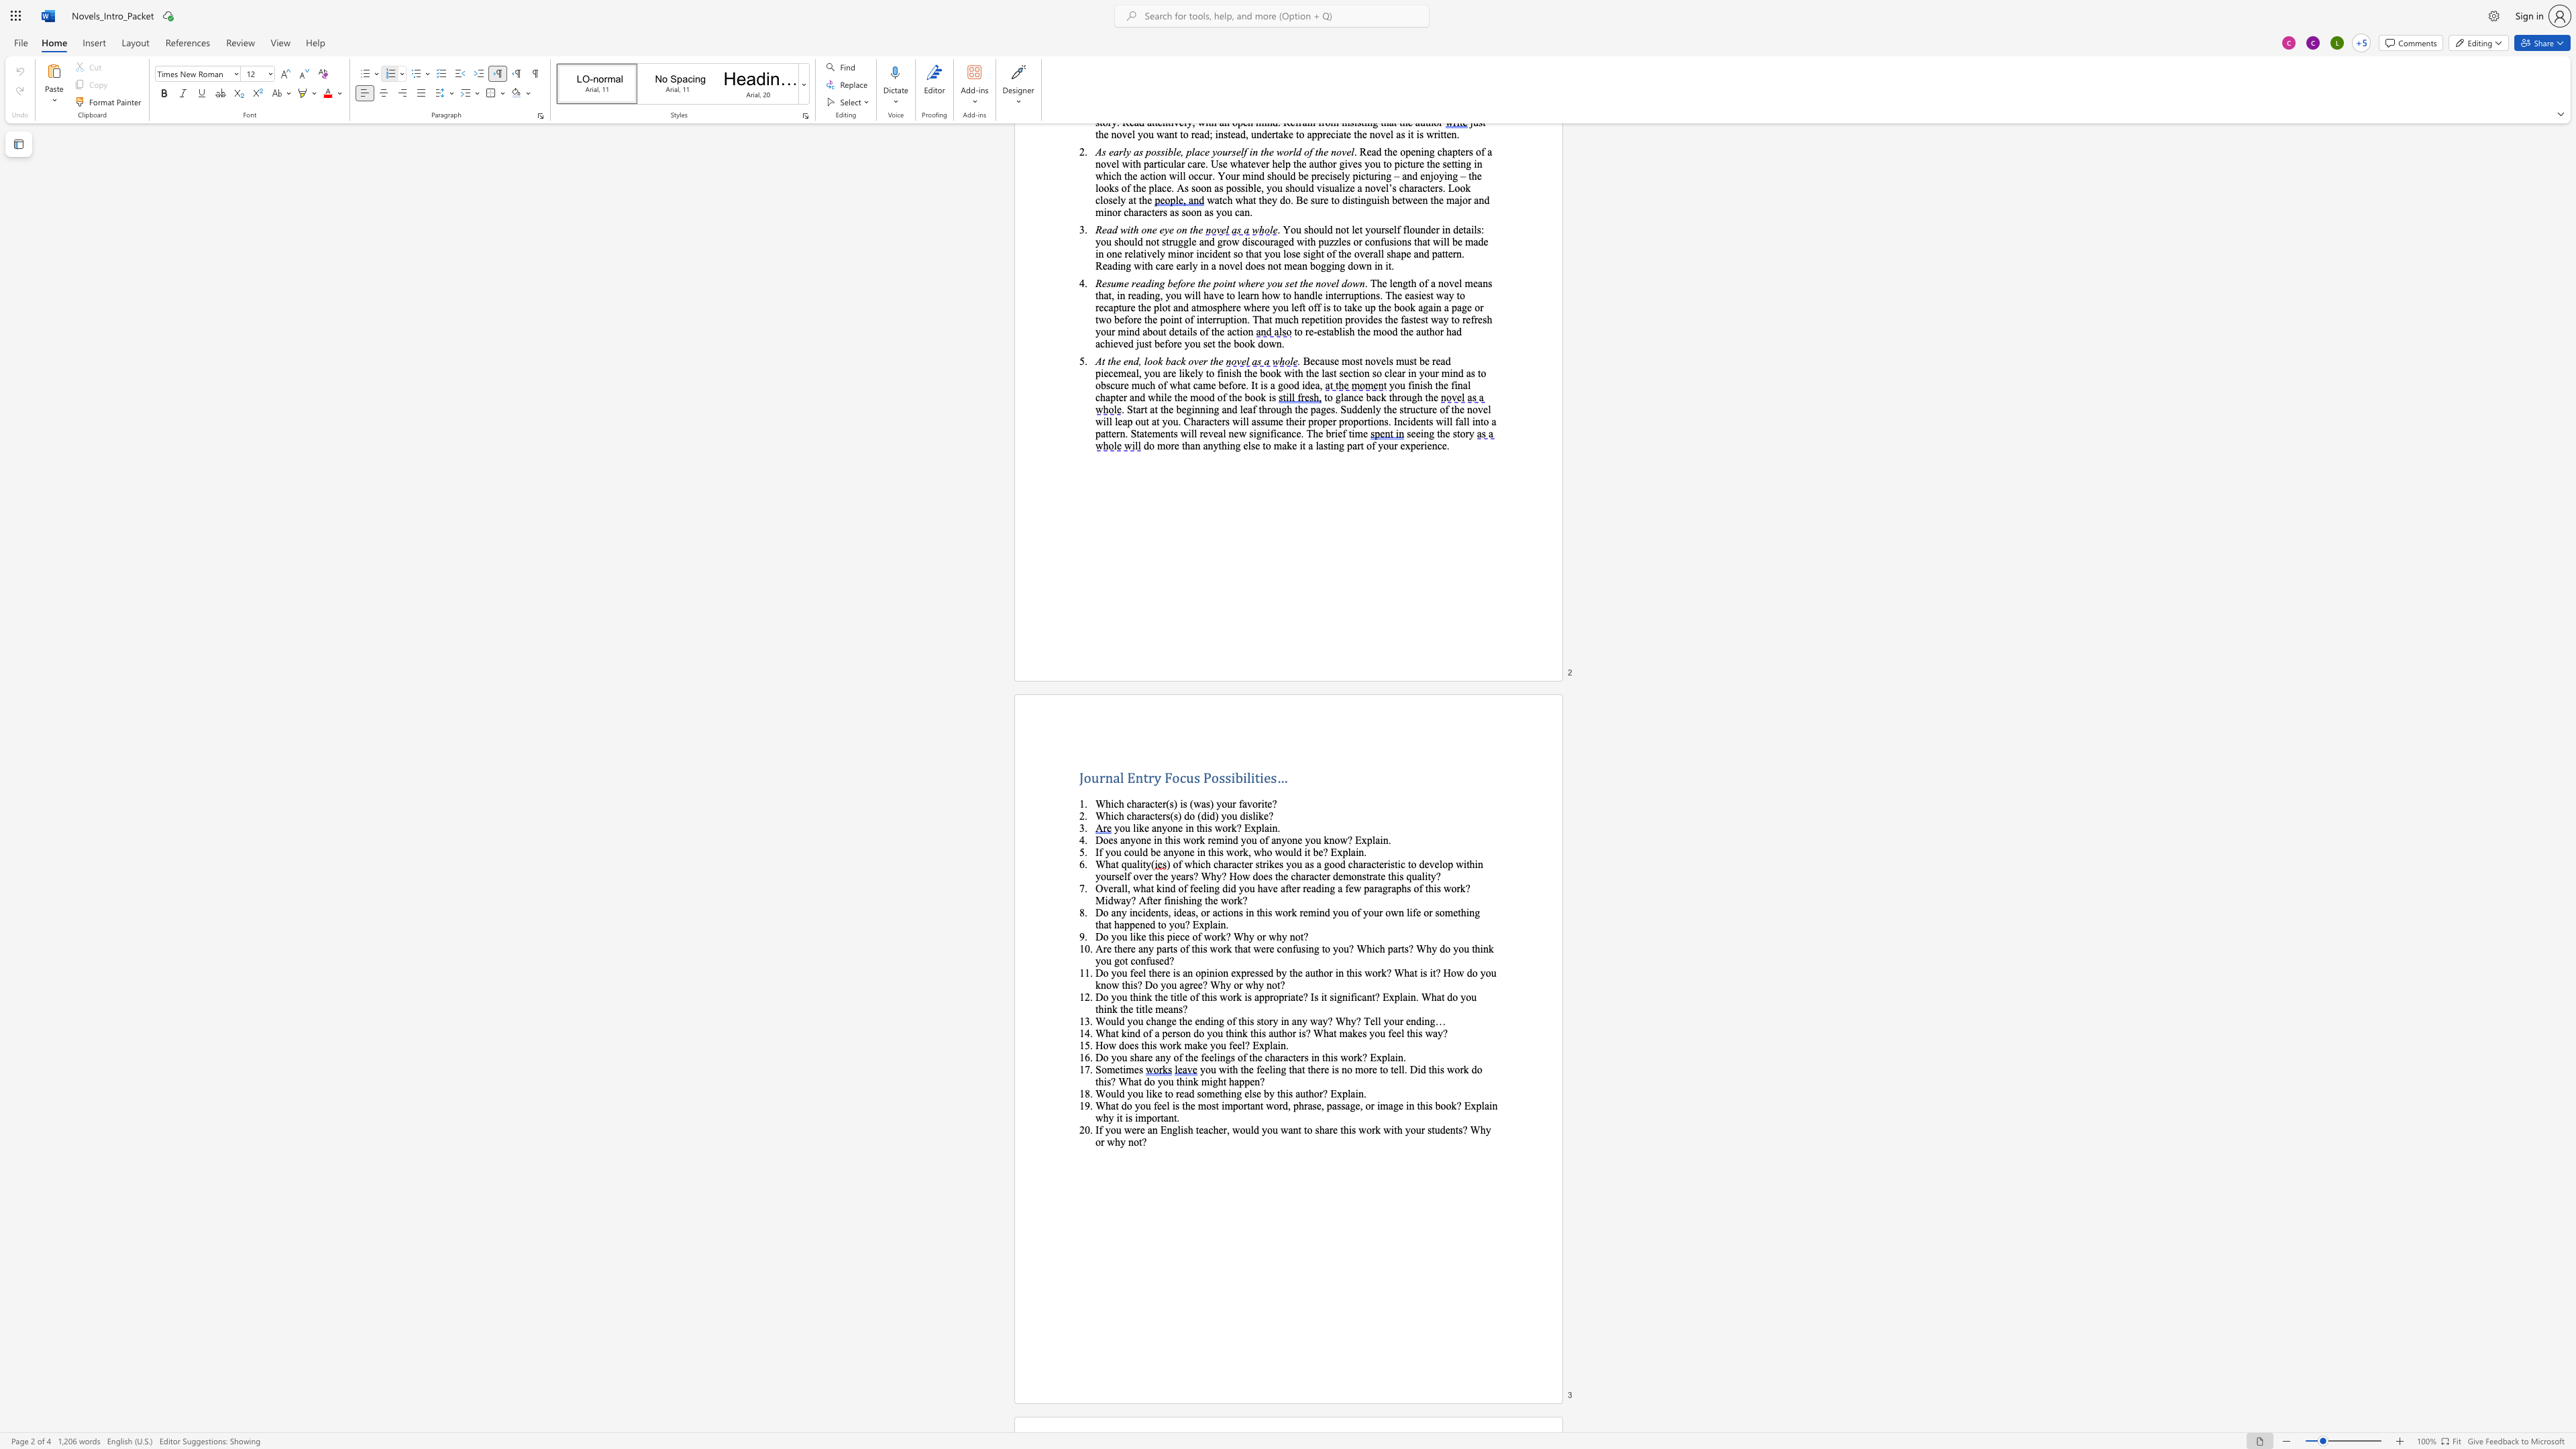  I want to click on the 1th character "g" in the text, so click(1316, 948).